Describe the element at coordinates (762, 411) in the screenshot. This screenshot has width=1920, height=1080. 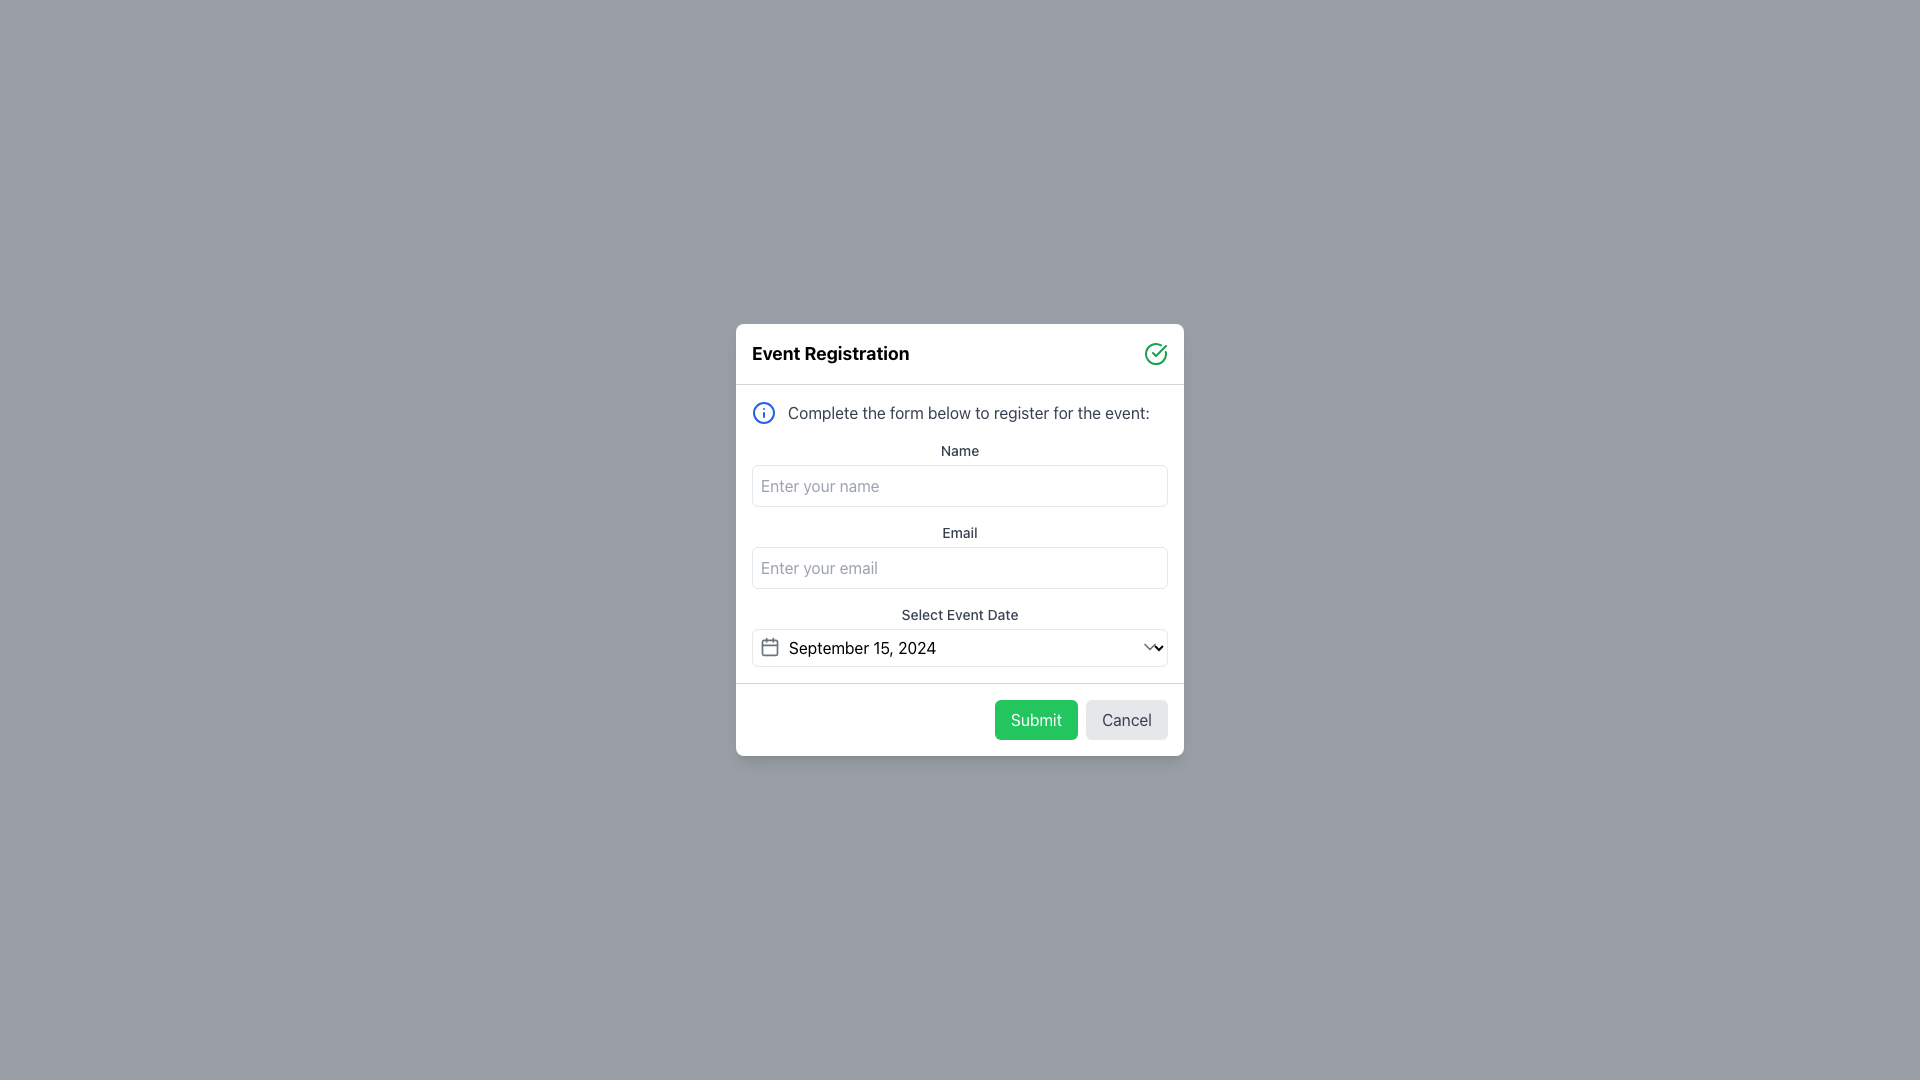
I see `the informational icon represented as a blue outlined circle with a lowercase 'i'` at that location.